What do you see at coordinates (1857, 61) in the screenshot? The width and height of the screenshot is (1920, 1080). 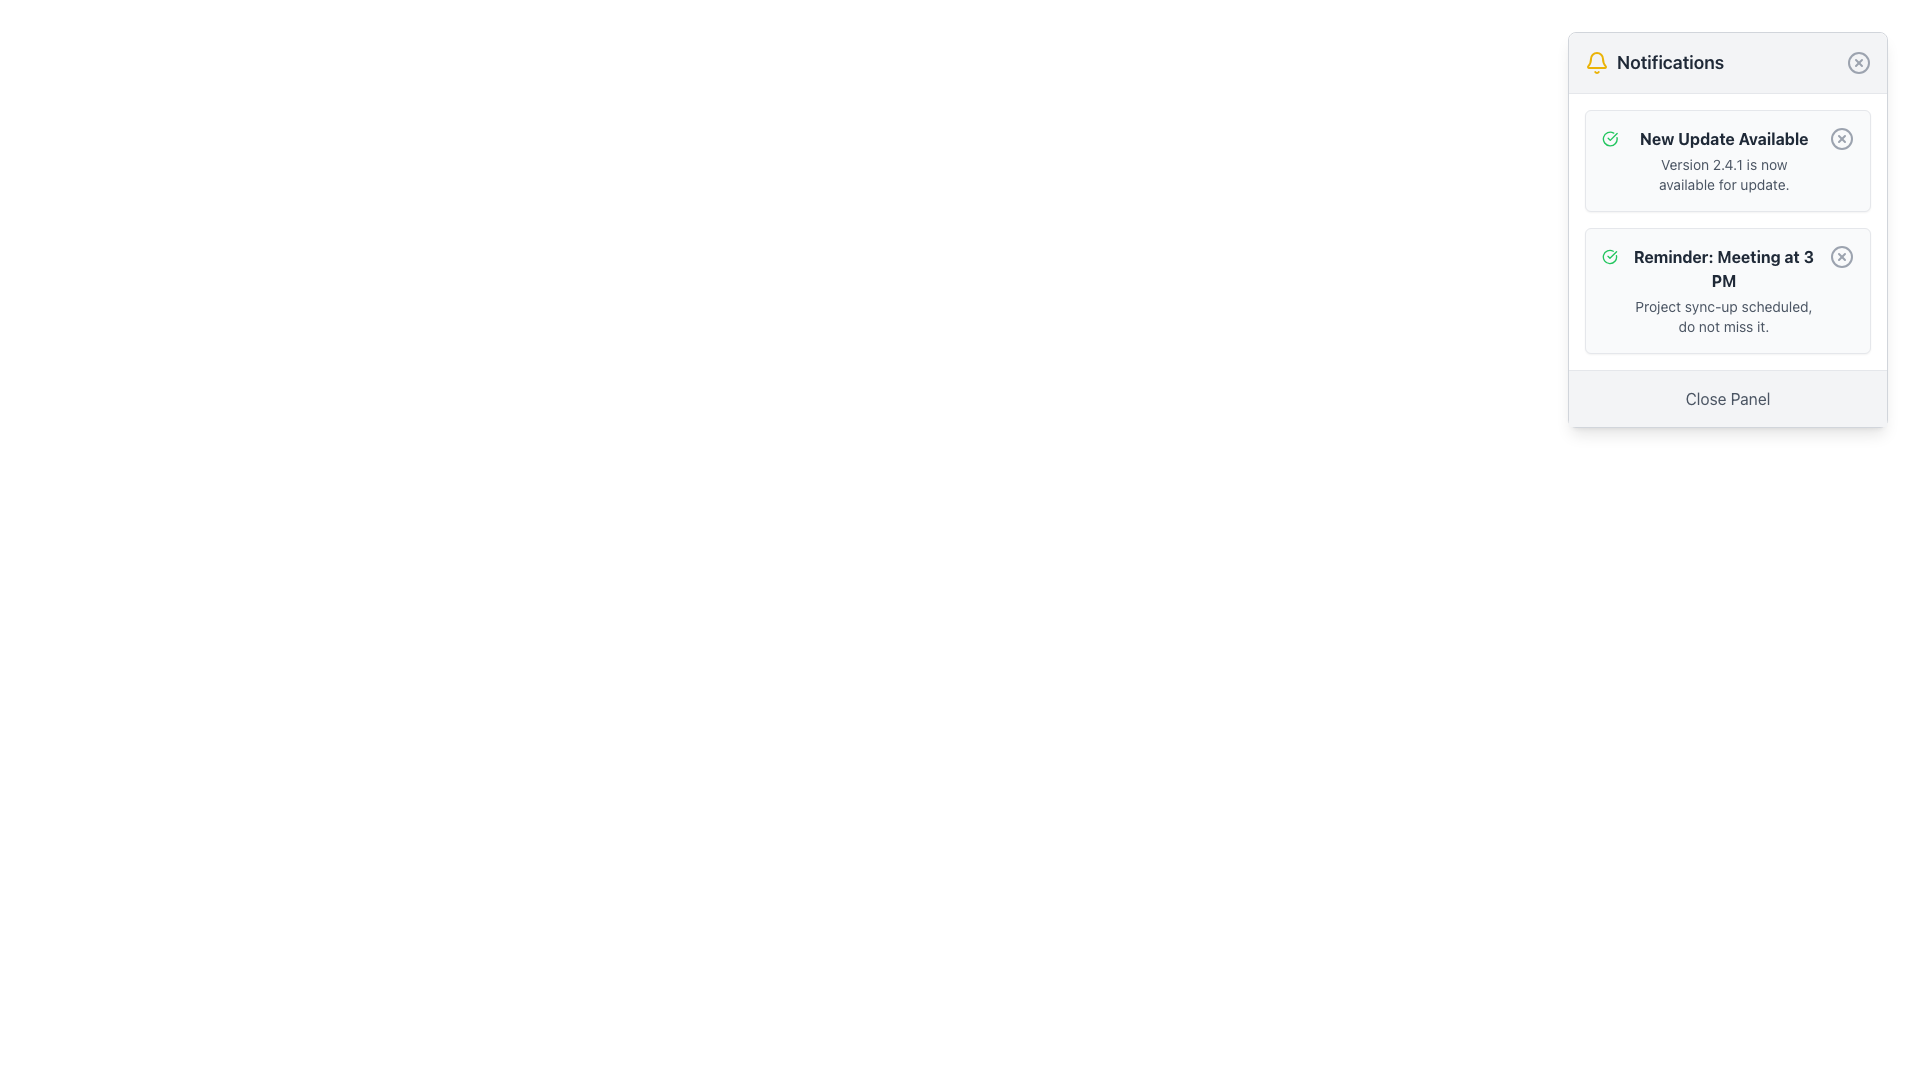 I see `the circular 'X' icon button located in the top-right corner of the 'Notifications' panel to change the icon color` at bounding box center [1857, 61].